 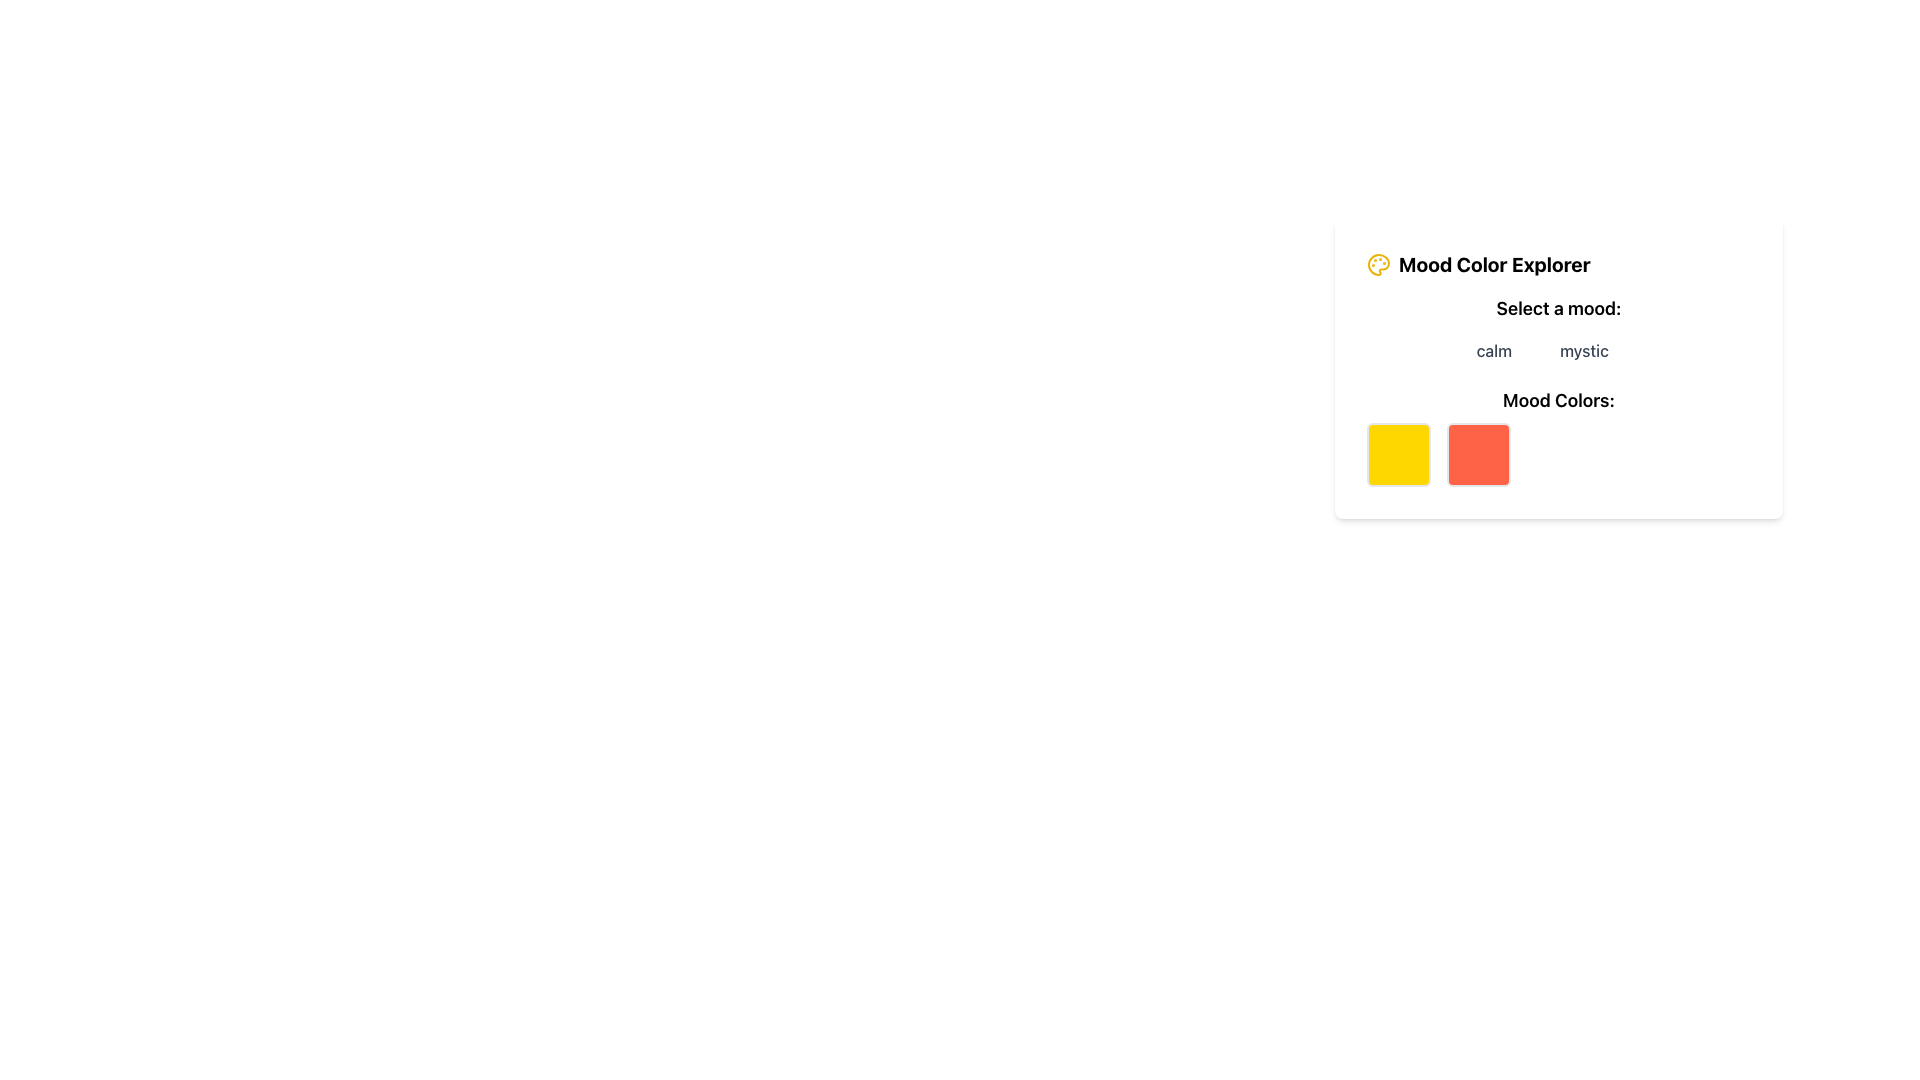 I want to click on the 'happy' button with a blue background, so click(x=1404, y=350).